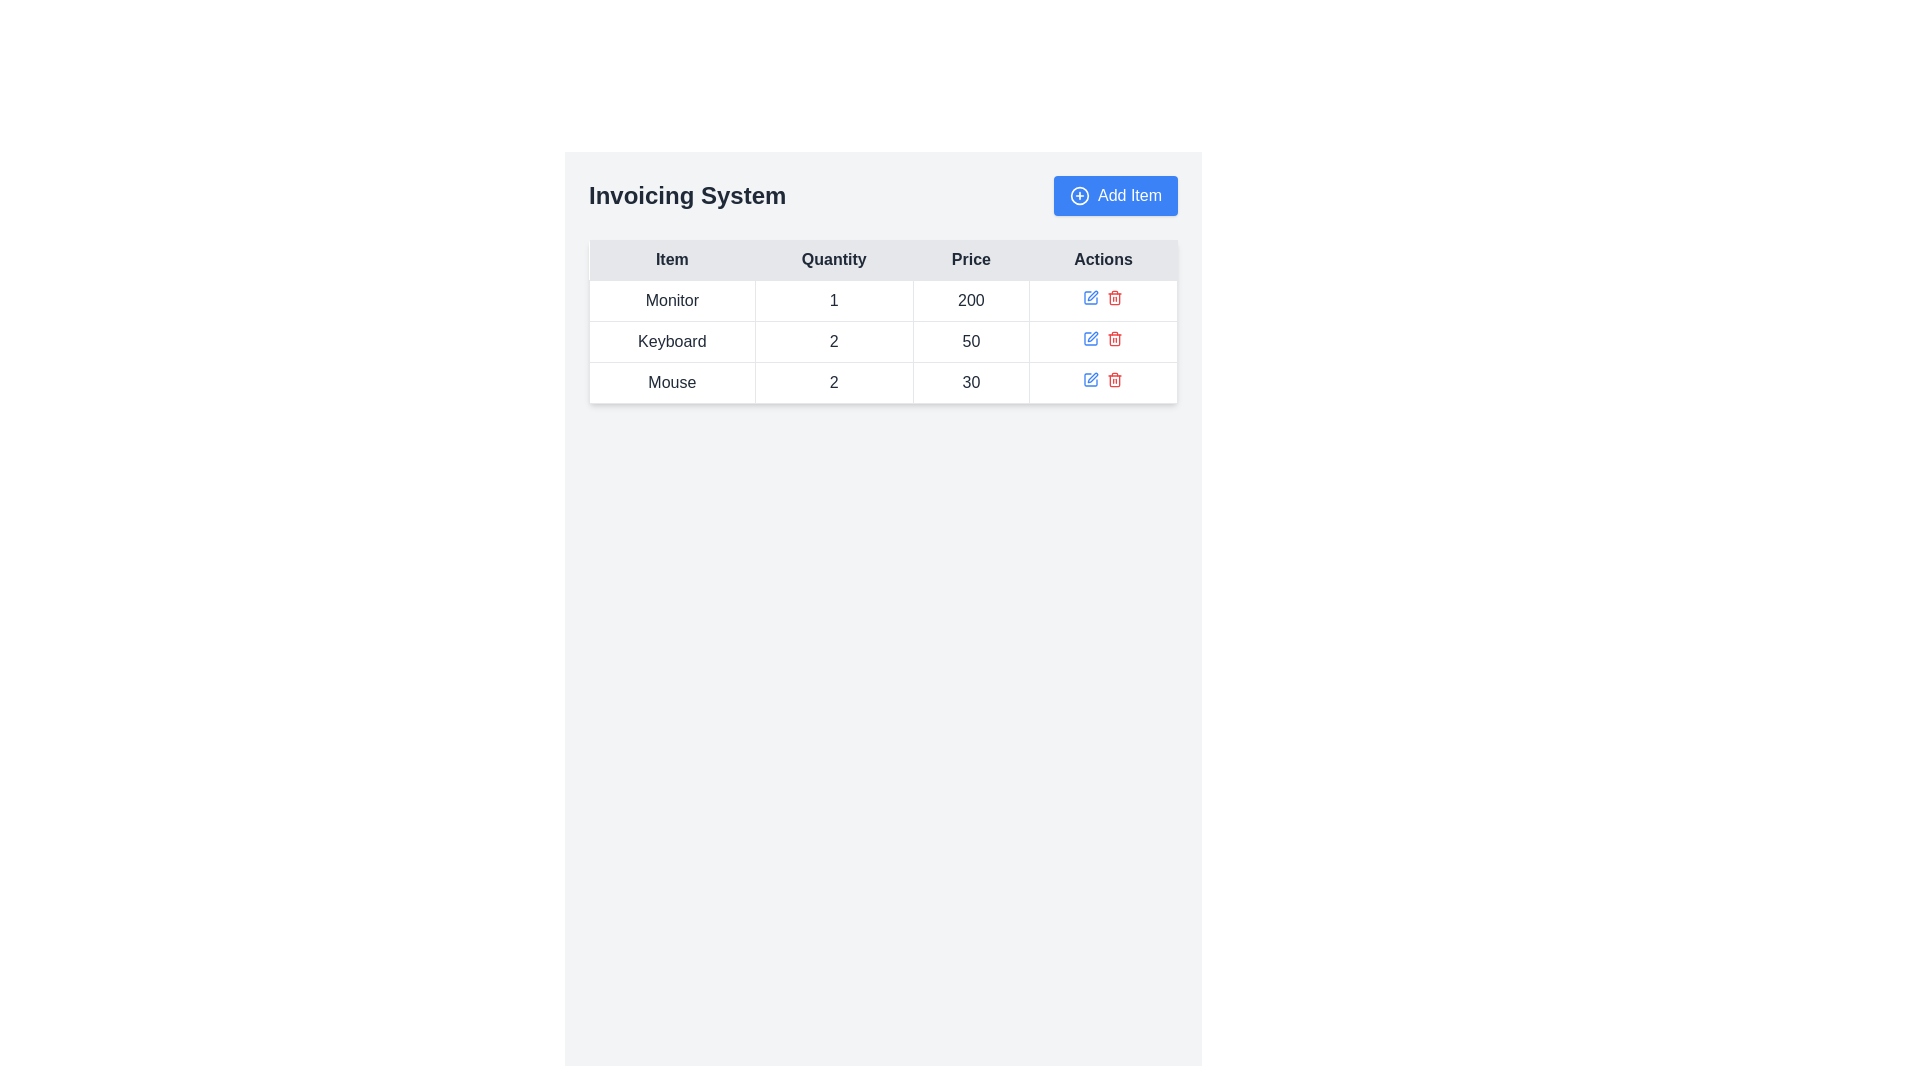 The width and height of the screenshot is (1920, 1080). I want to click on inside the fourth cell of the second row in the table under the 'Actions' header, which corresponds to the item 'Keyboard', to focus it, so click(1102, 341).